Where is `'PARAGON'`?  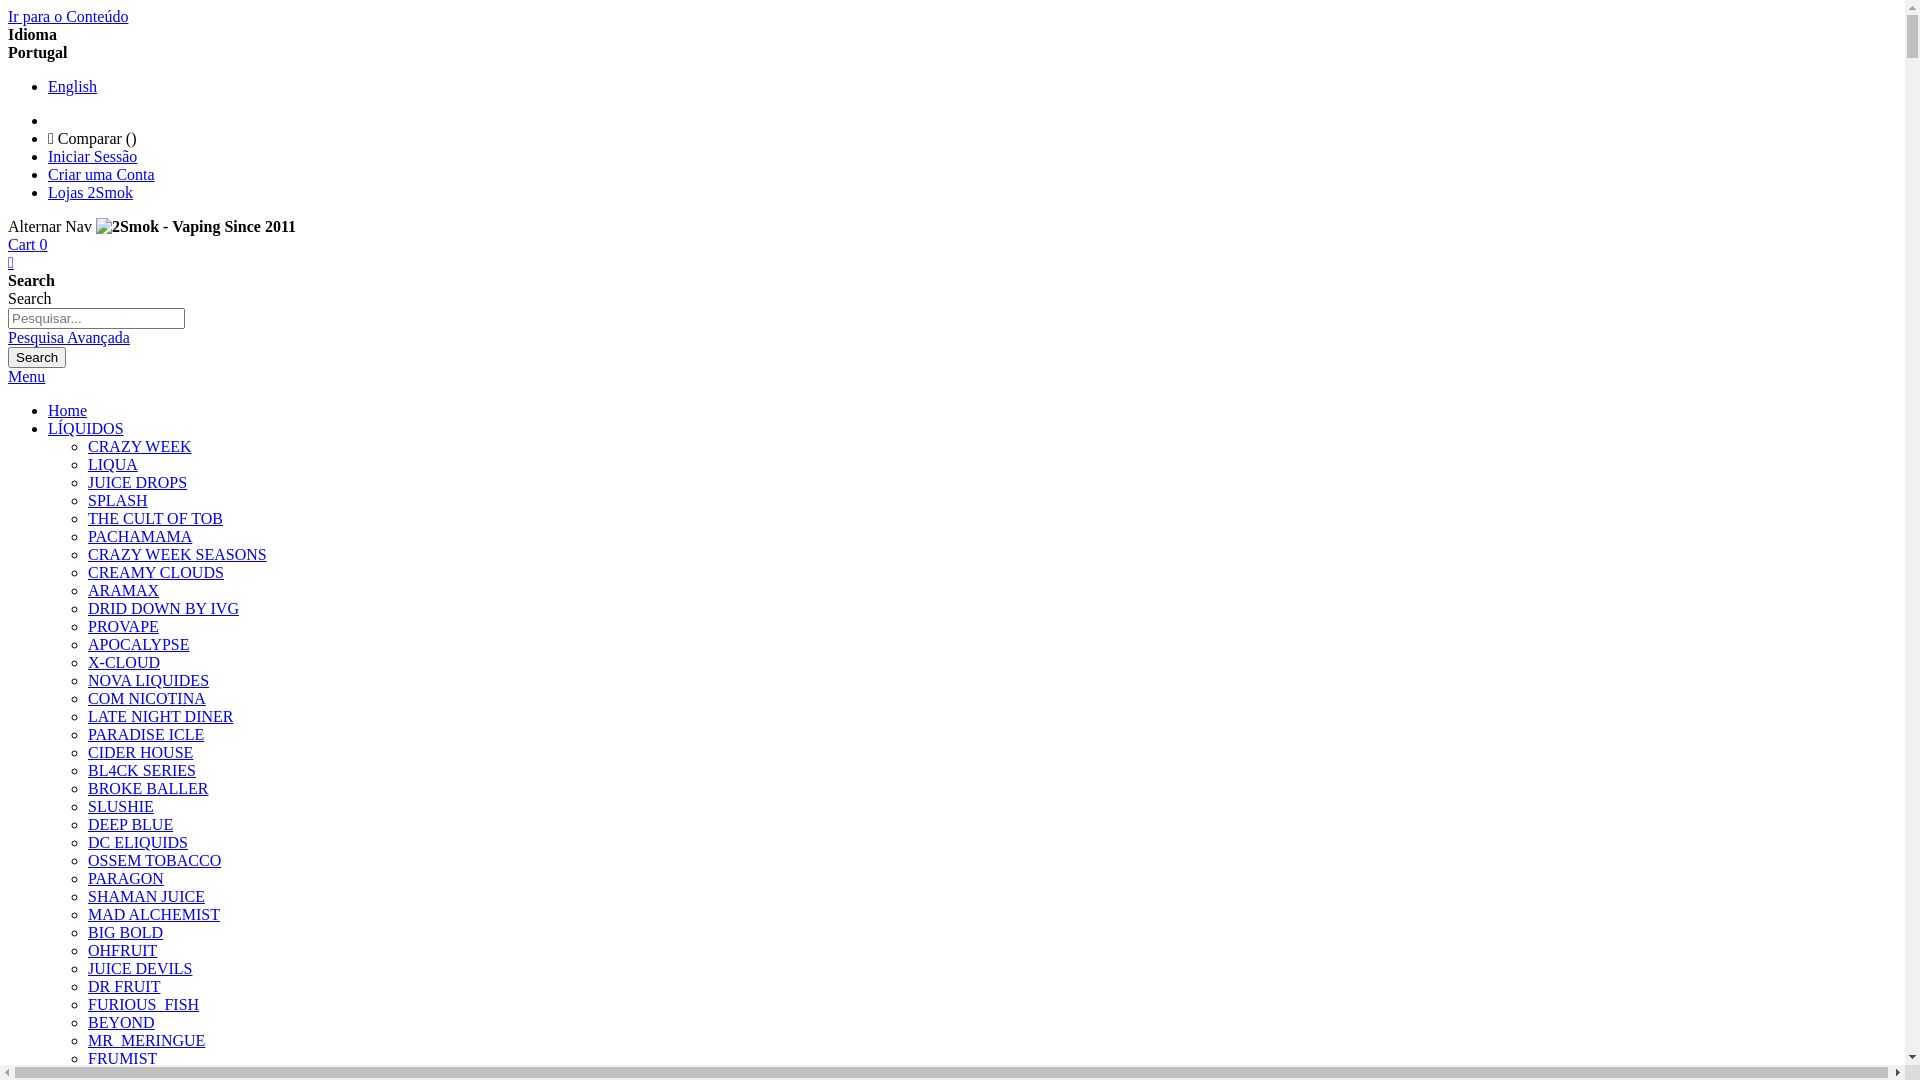 'PARAGON' is located at coordinates (124, 877).